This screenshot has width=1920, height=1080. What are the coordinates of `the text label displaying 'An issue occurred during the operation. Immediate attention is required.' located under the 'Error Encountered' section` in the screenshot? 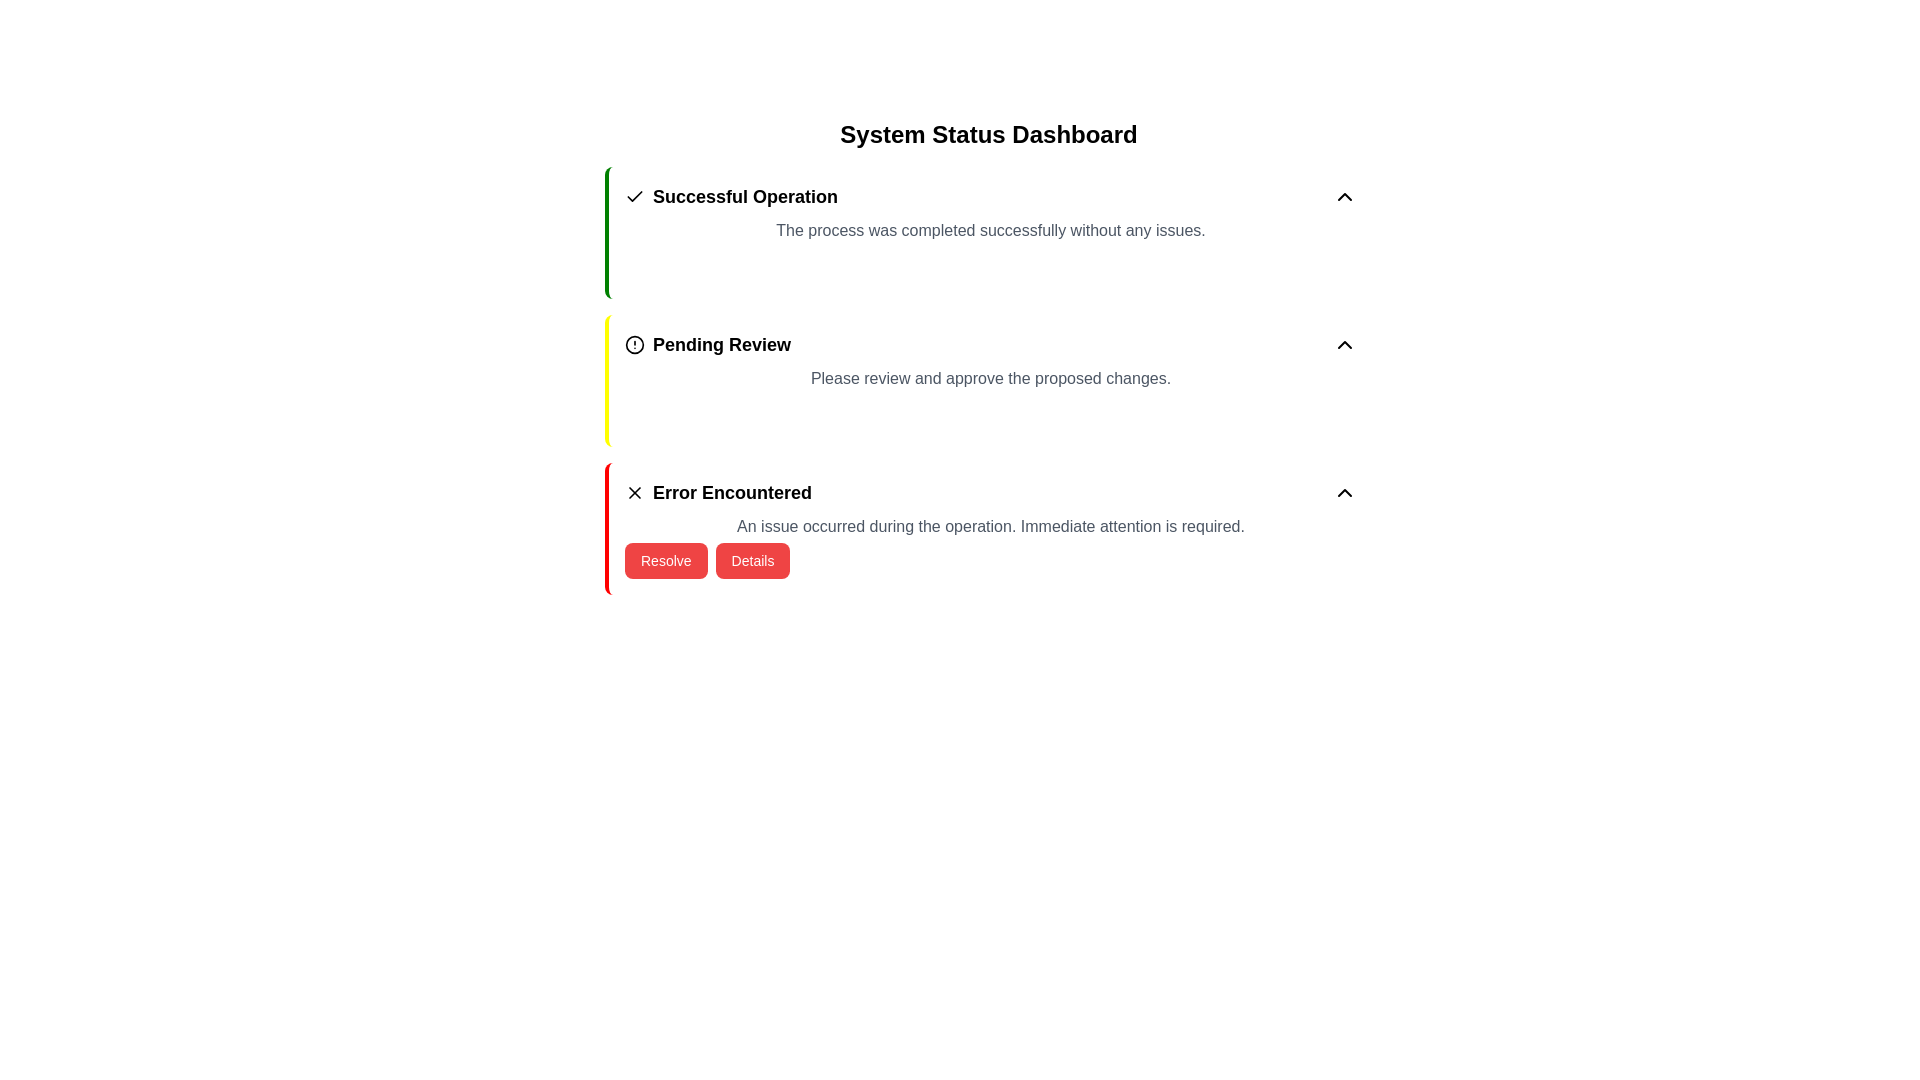 It's located at (990, 526).